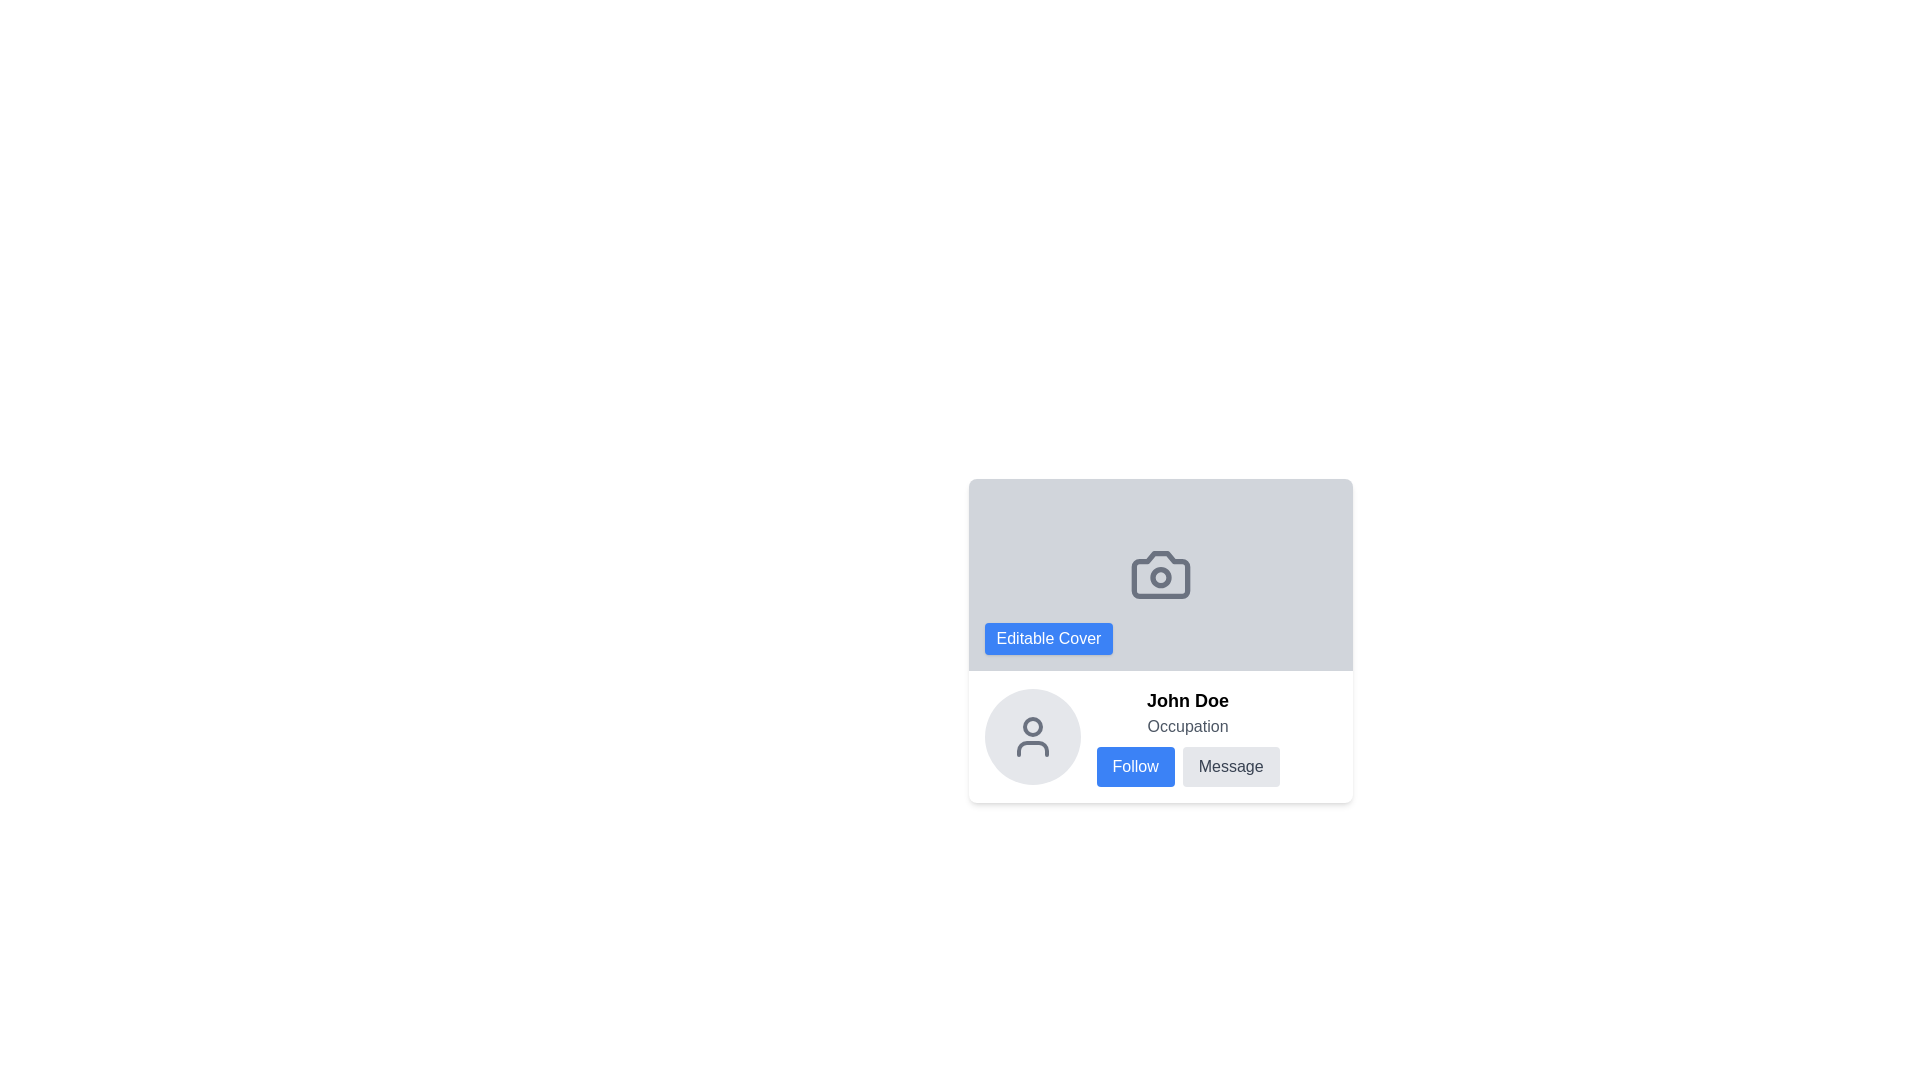  What do you see at coordinates (1188, 700) in the screenshot?
I see `displayed name 'John Doe' from the bold, large text label located at the top of the profile card, above the 'Occupation' label and the 'Follow' and 'Message' buttons` at bounding box center [1188, 700].